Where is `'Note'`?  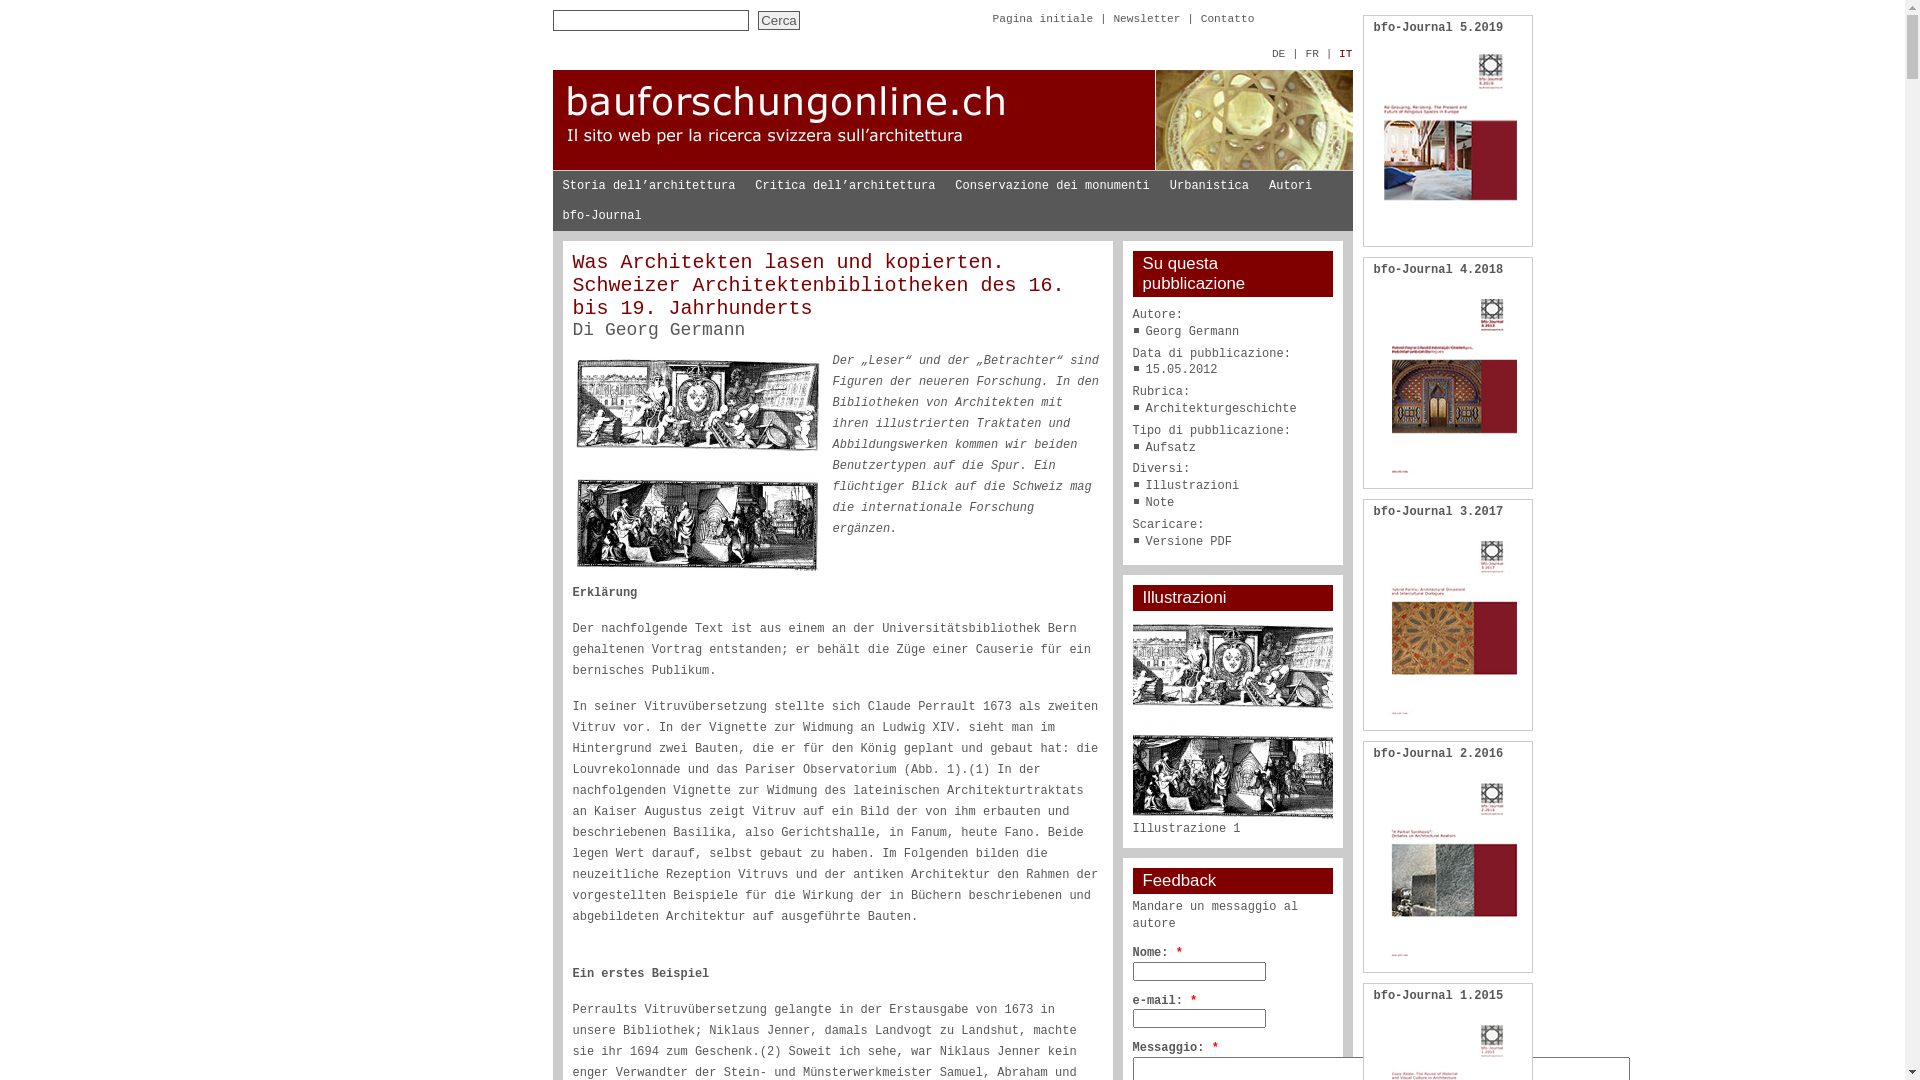 'Note' is located at coordinates (1160, 501).